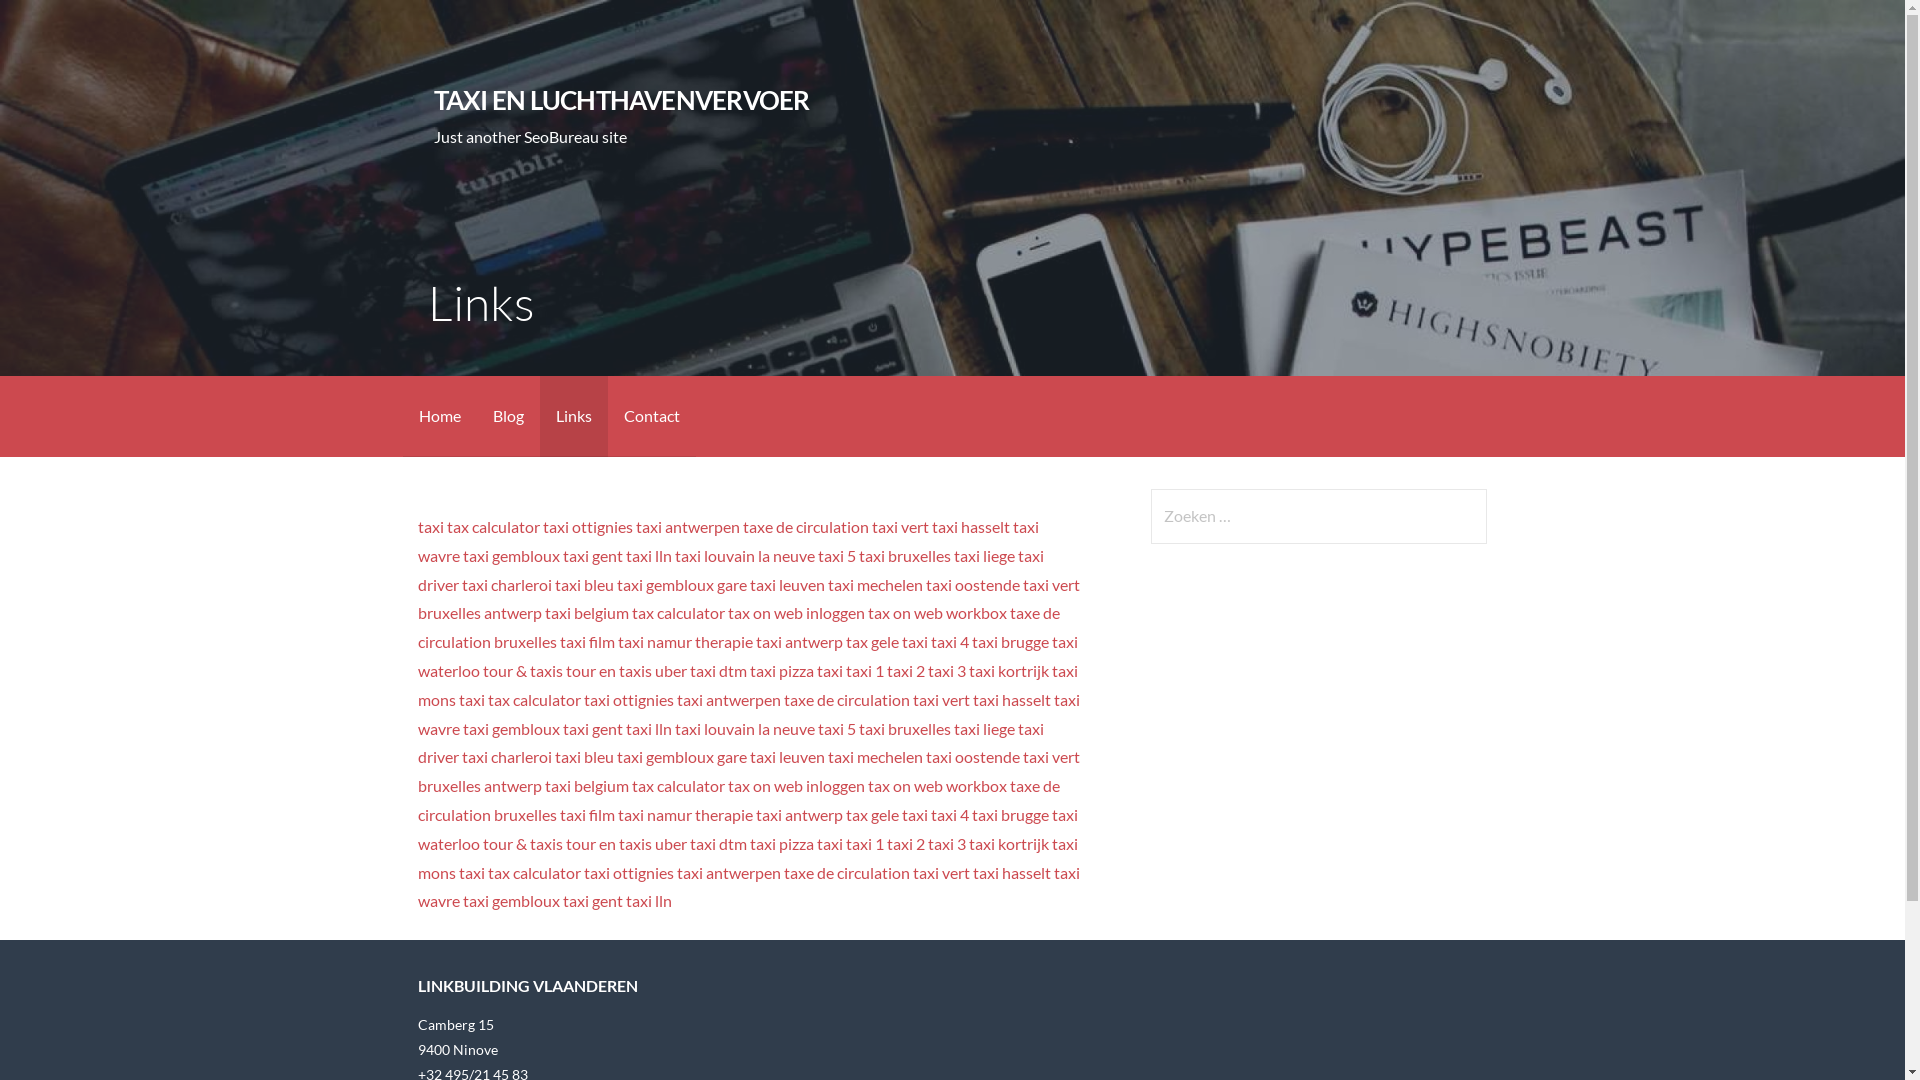 This screenshot has height=1080, width=1920. What do you see at coordinates (507, 584) in the screenshot?
I see `'taxi charleroi'` at bounding box center [507, 584].